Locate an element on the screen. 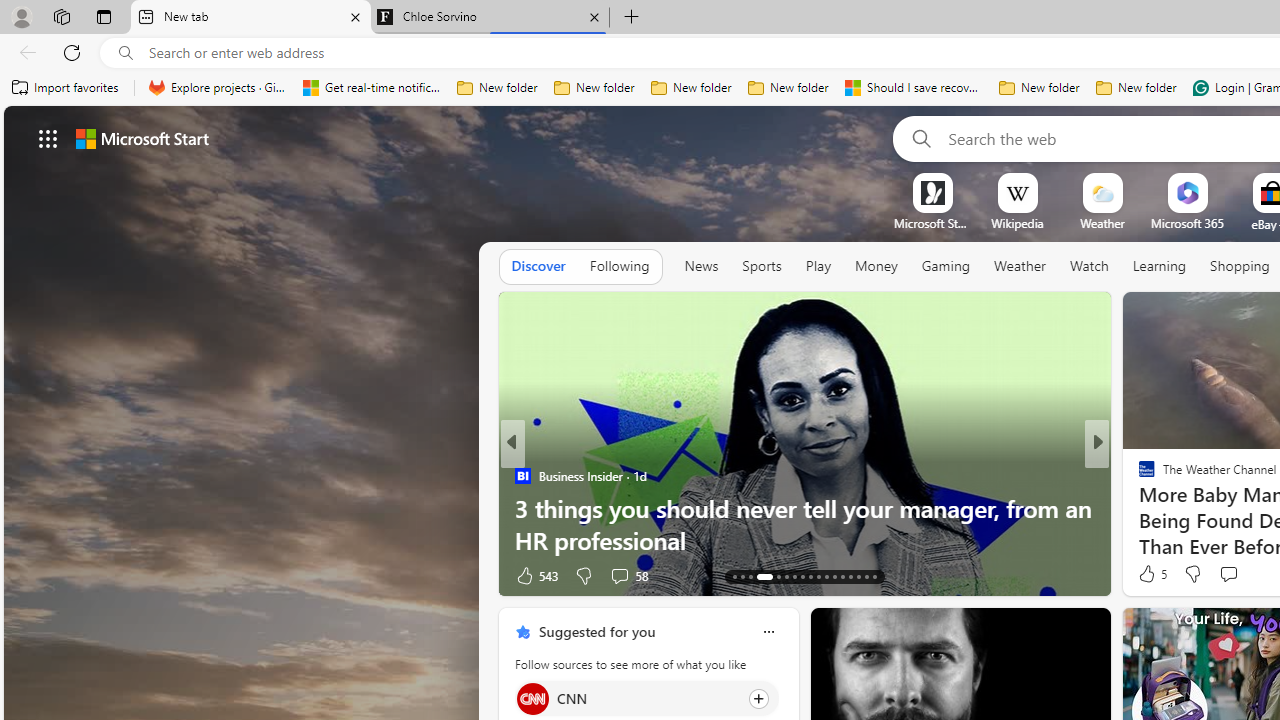 The height and width of the screenshot is (720, 1280). 'View comments 5 Comment' is located at coordinates (1234, 575).